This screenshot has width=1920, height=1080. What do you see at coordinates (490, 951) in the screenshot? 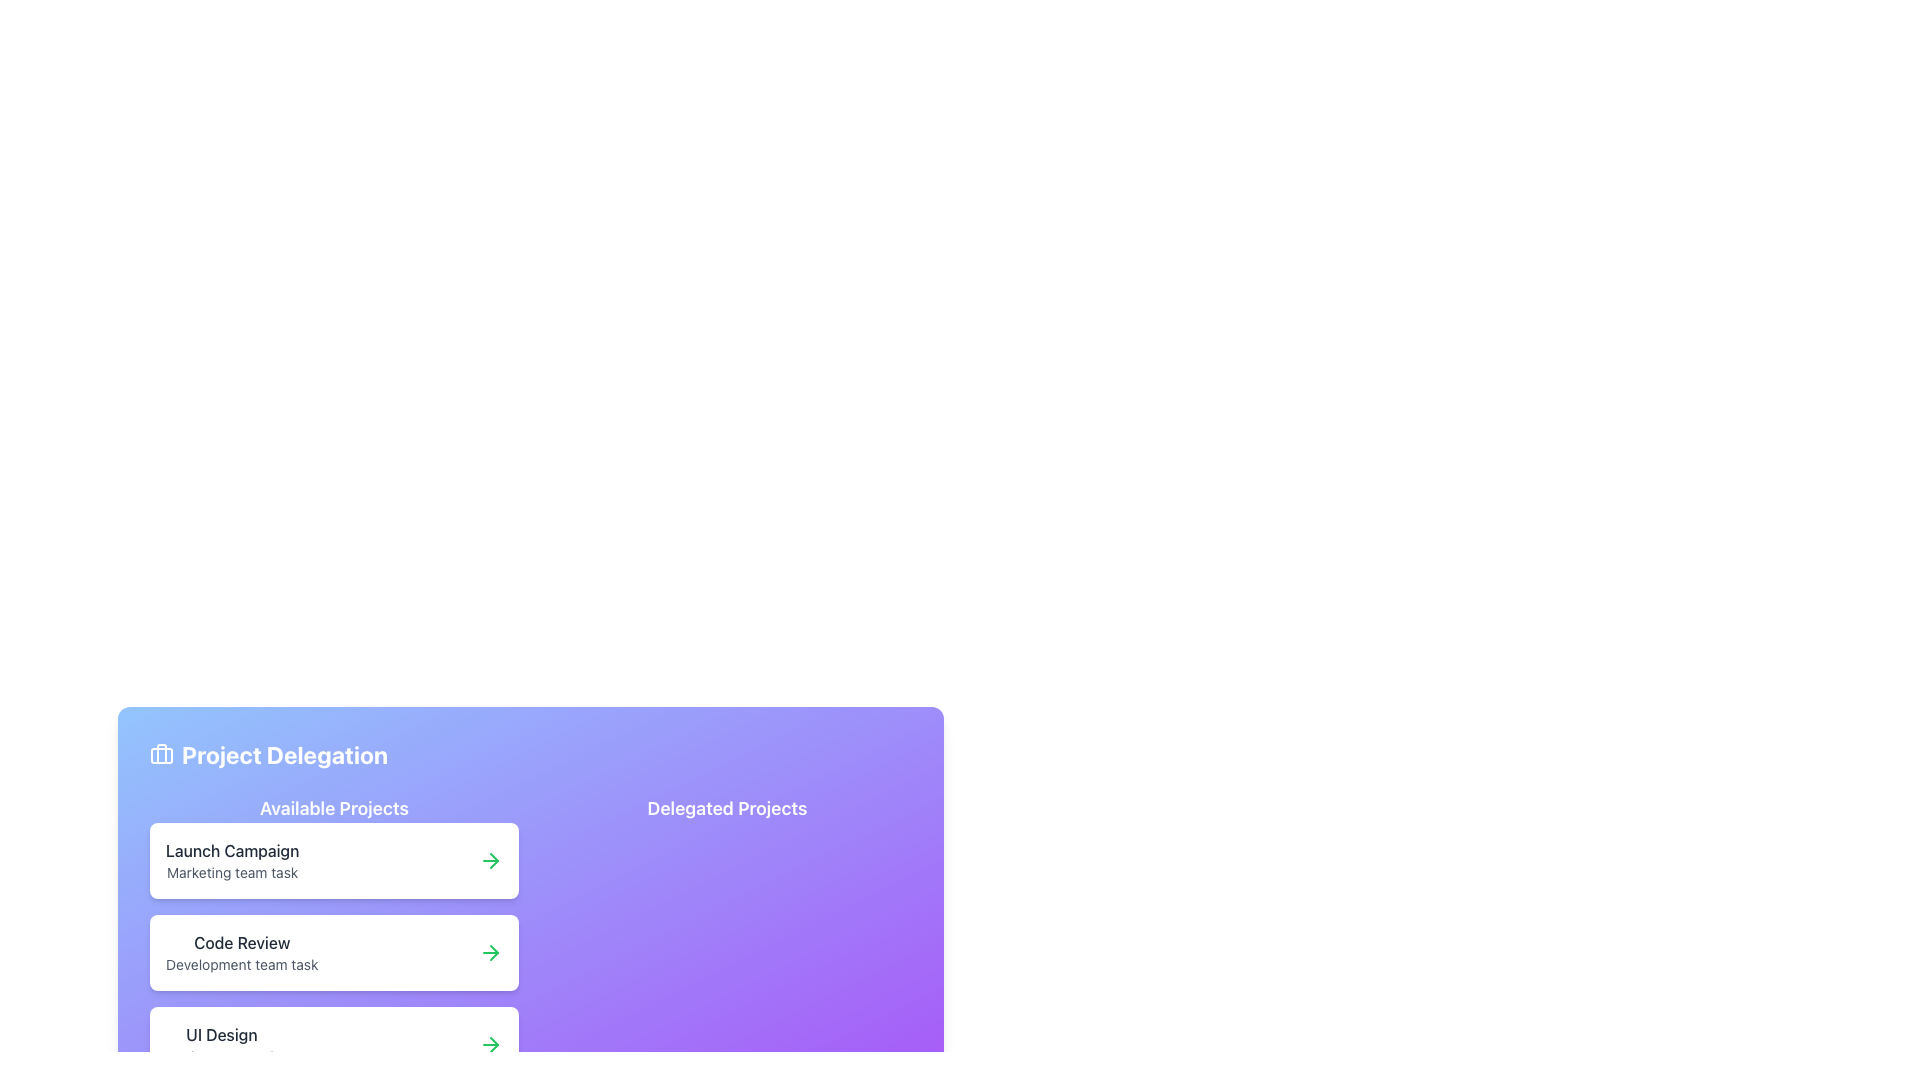
I see `the small green arrow icon at the far-right end of the 'Code Review' task card` at bounding box center [490, 951].